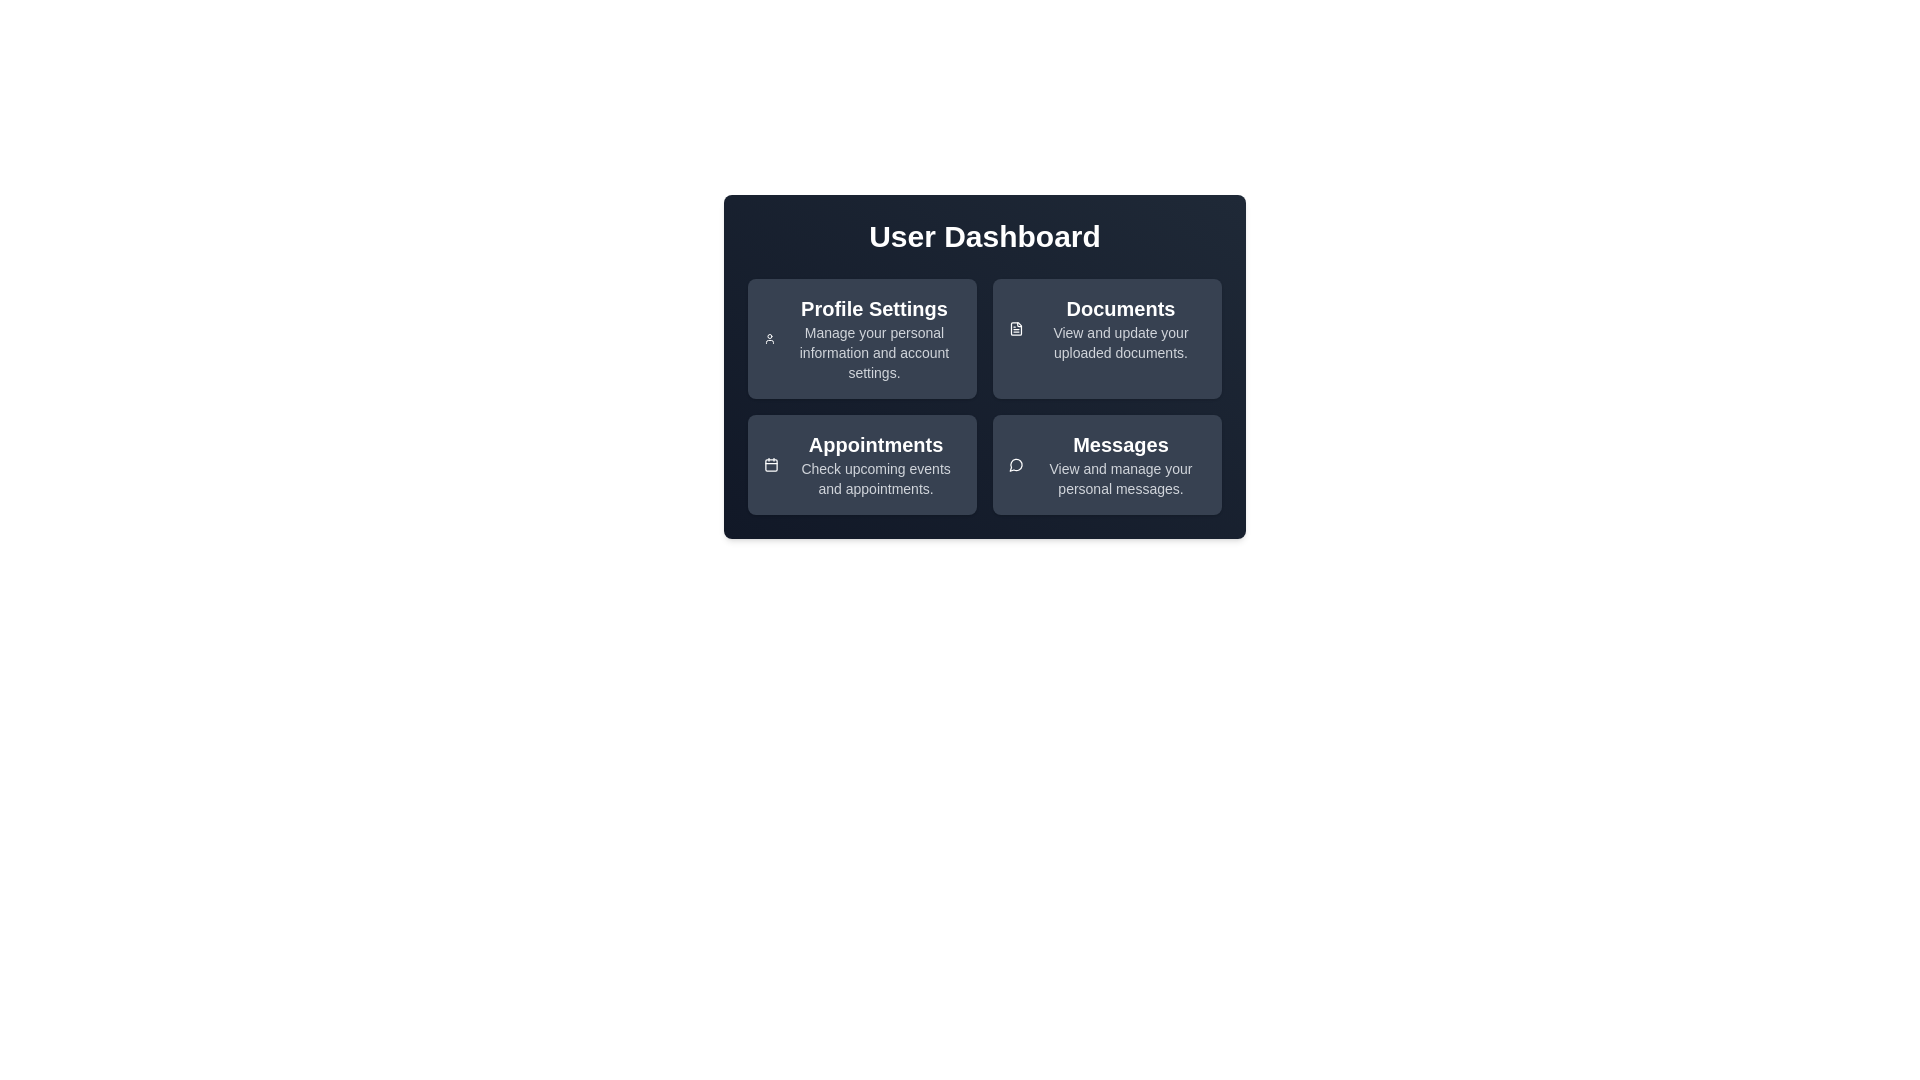  Describe the element at coordinates (862, 338) in the screenshot. I see `the 'Profile Settings' card to navigate to the profile settings page` at that location.